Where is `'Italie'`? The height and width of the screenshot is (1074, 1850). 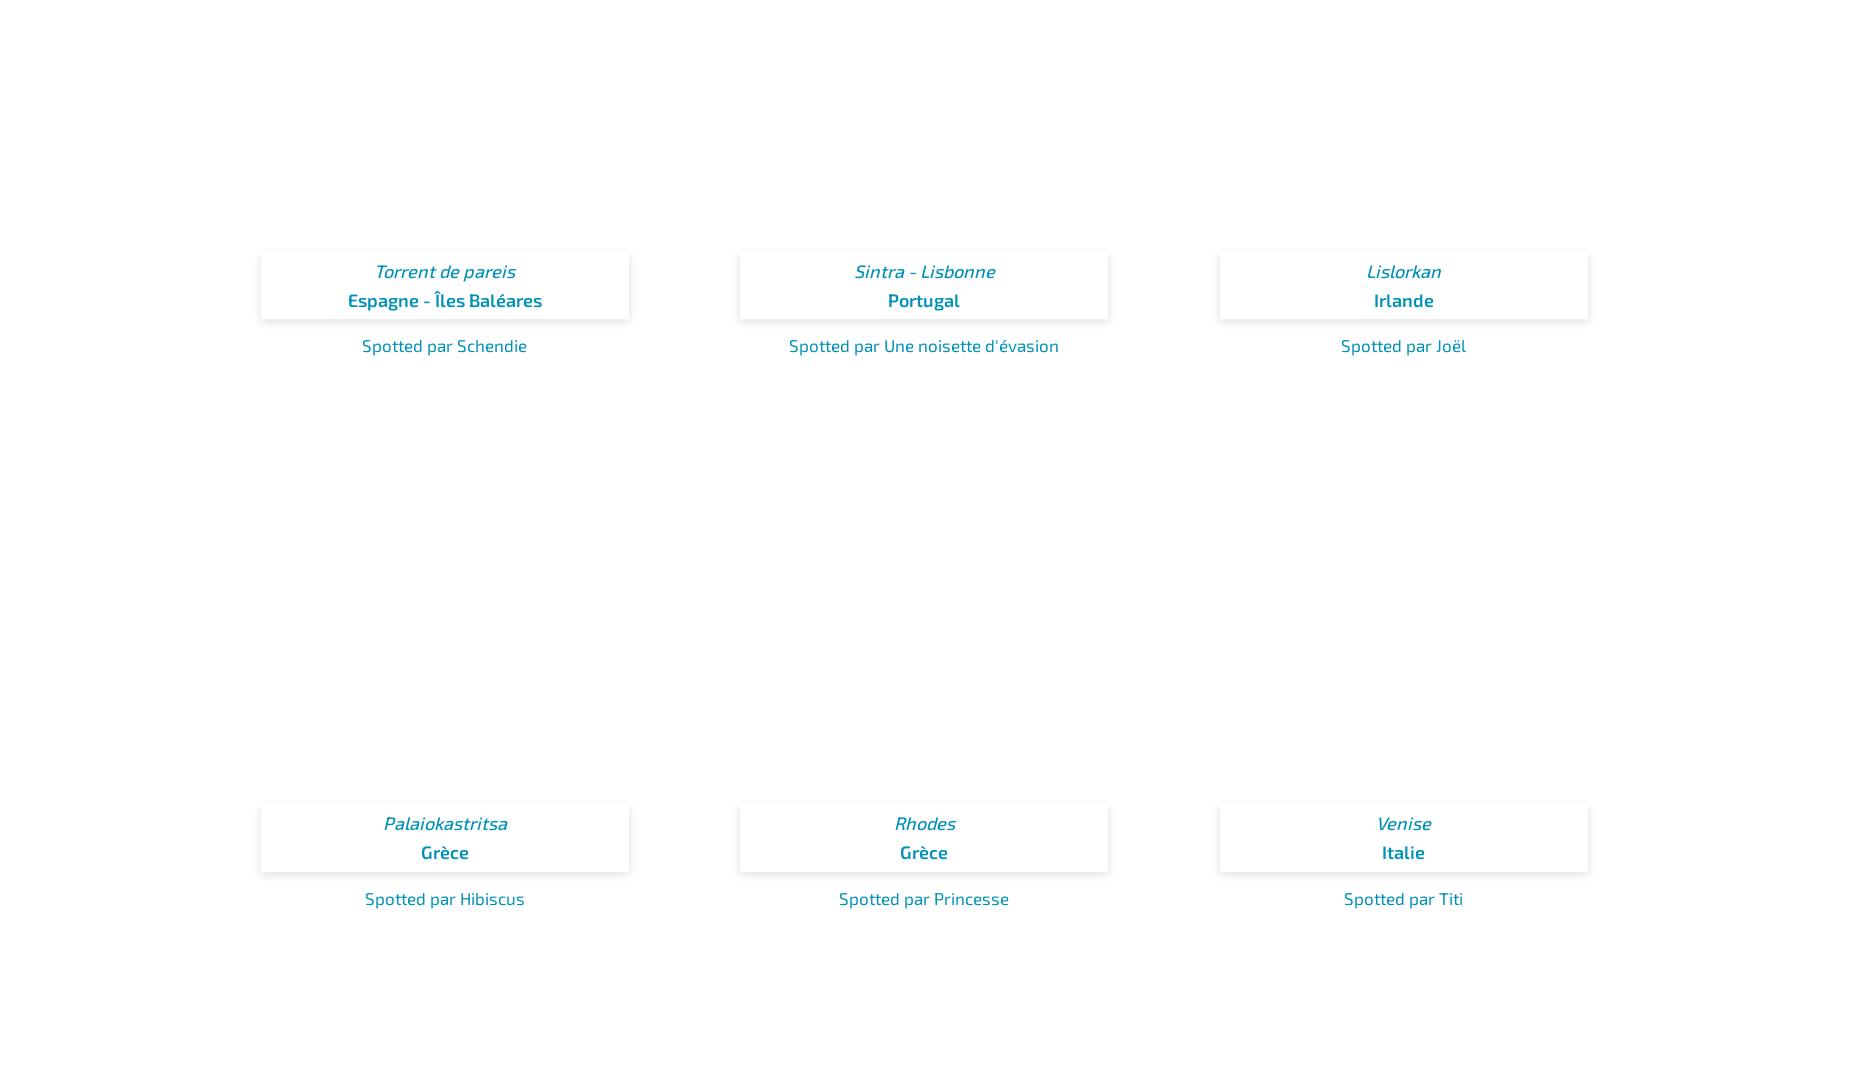 'Italie' is located at coordinates (1380, 852).